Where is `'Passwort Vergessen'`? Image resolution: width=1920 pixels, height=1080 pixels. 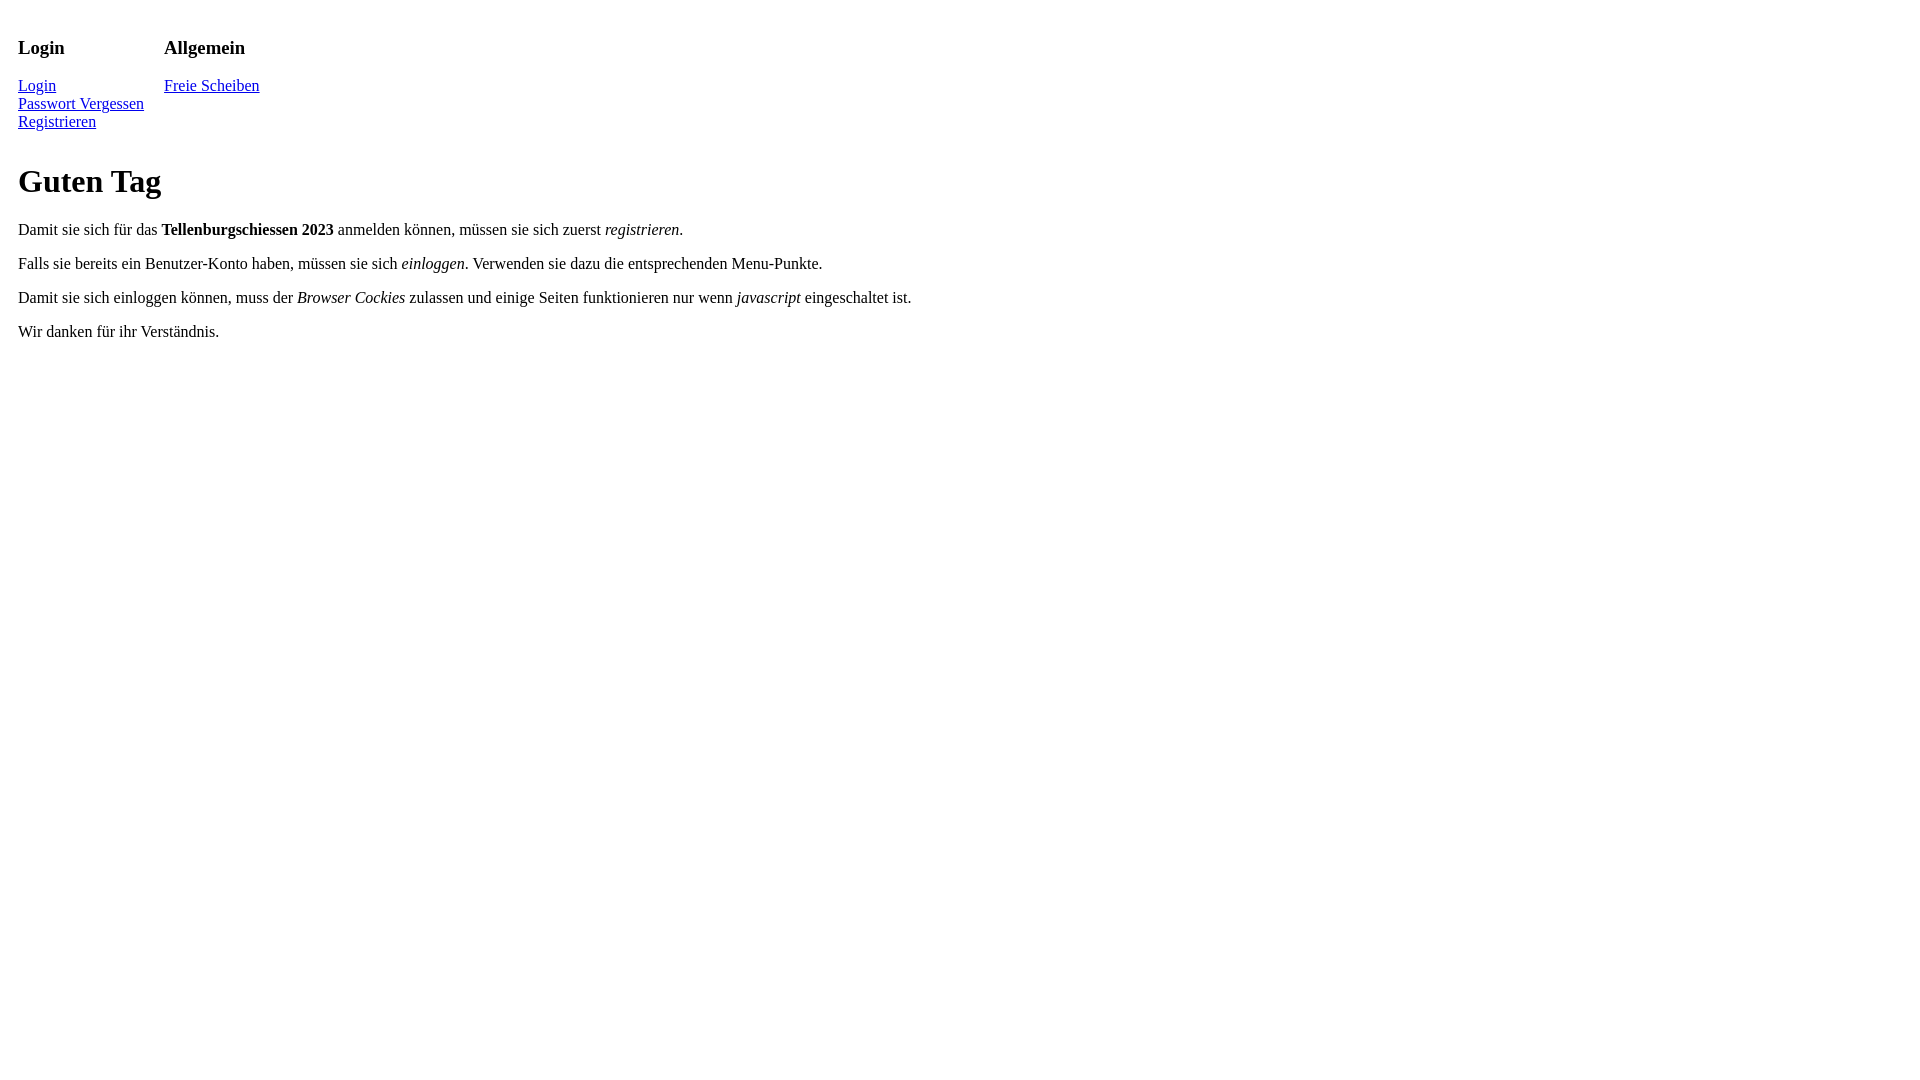
'Passwort Vergessen' is located at coordinates (80, 103).